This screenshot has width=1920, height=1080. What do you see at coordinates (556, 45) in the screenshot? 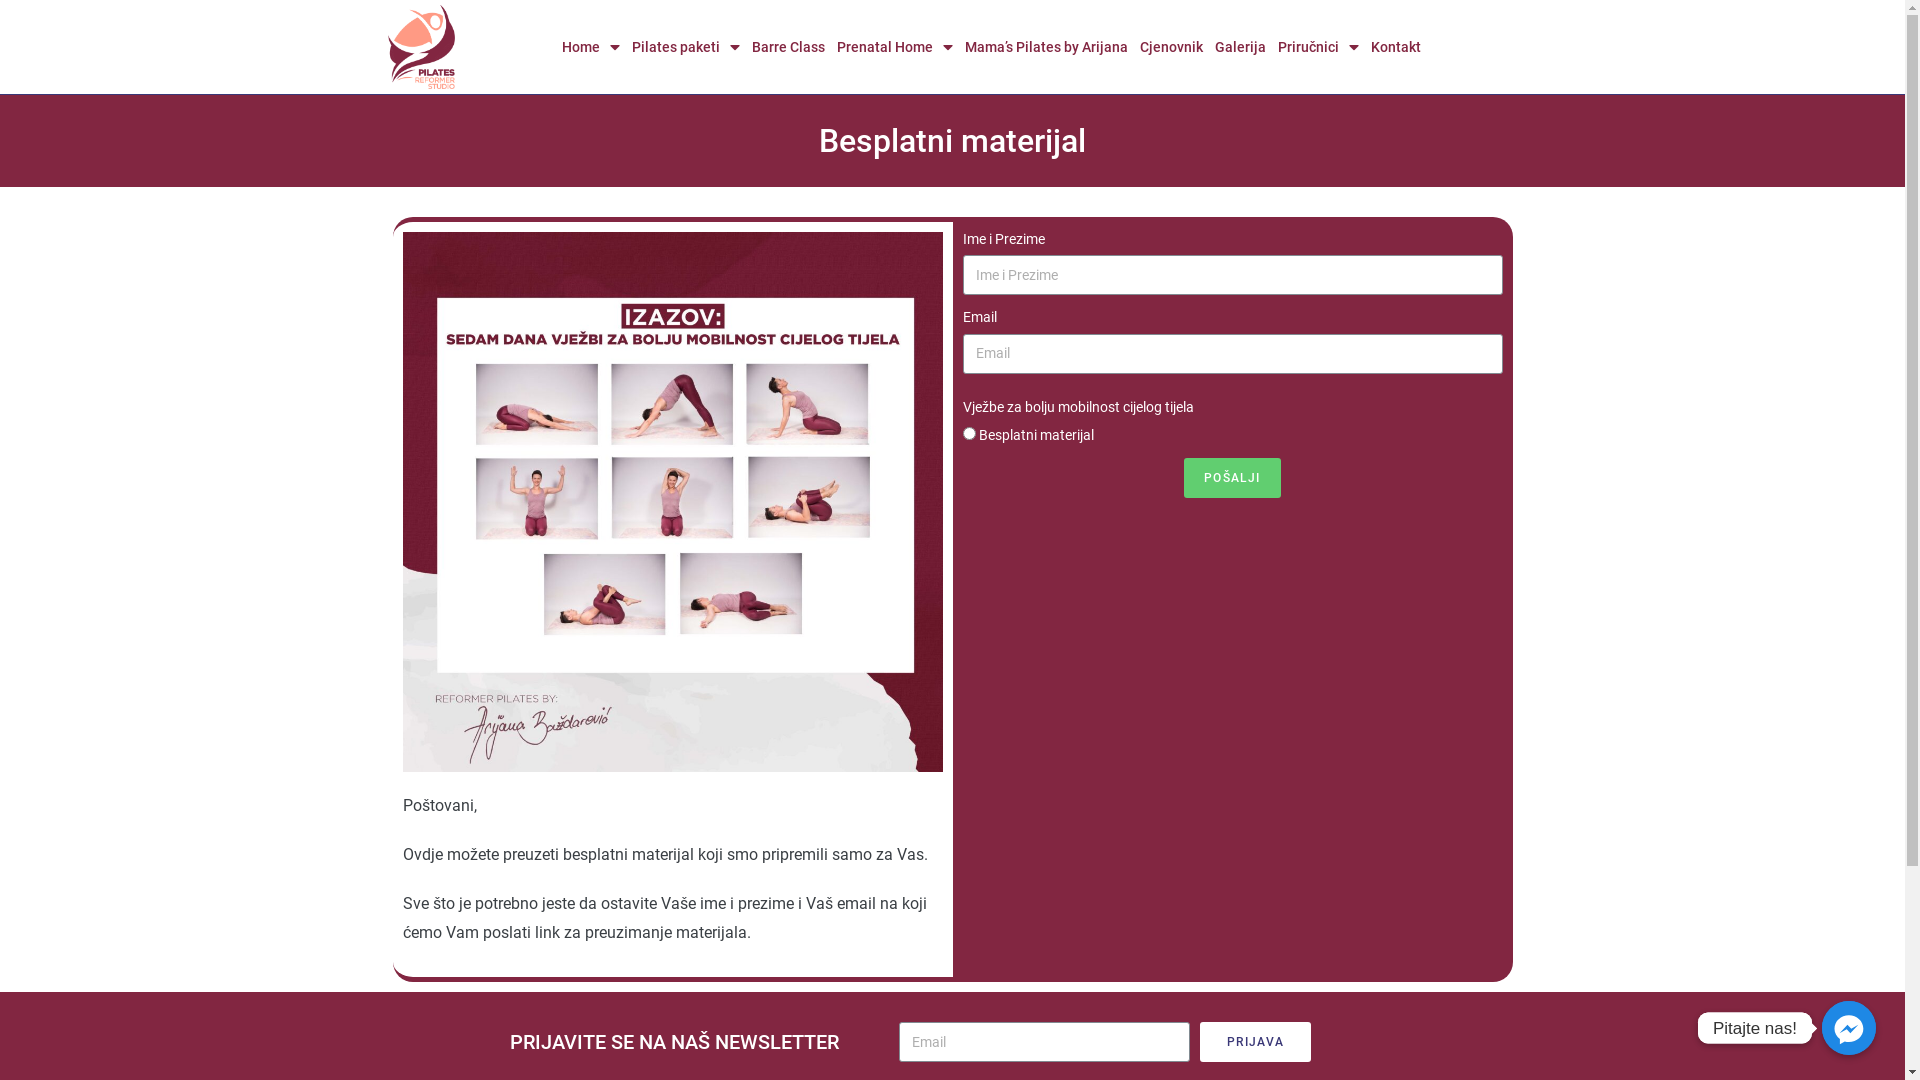
I see `'Home'` at bounding box center [556, 45].